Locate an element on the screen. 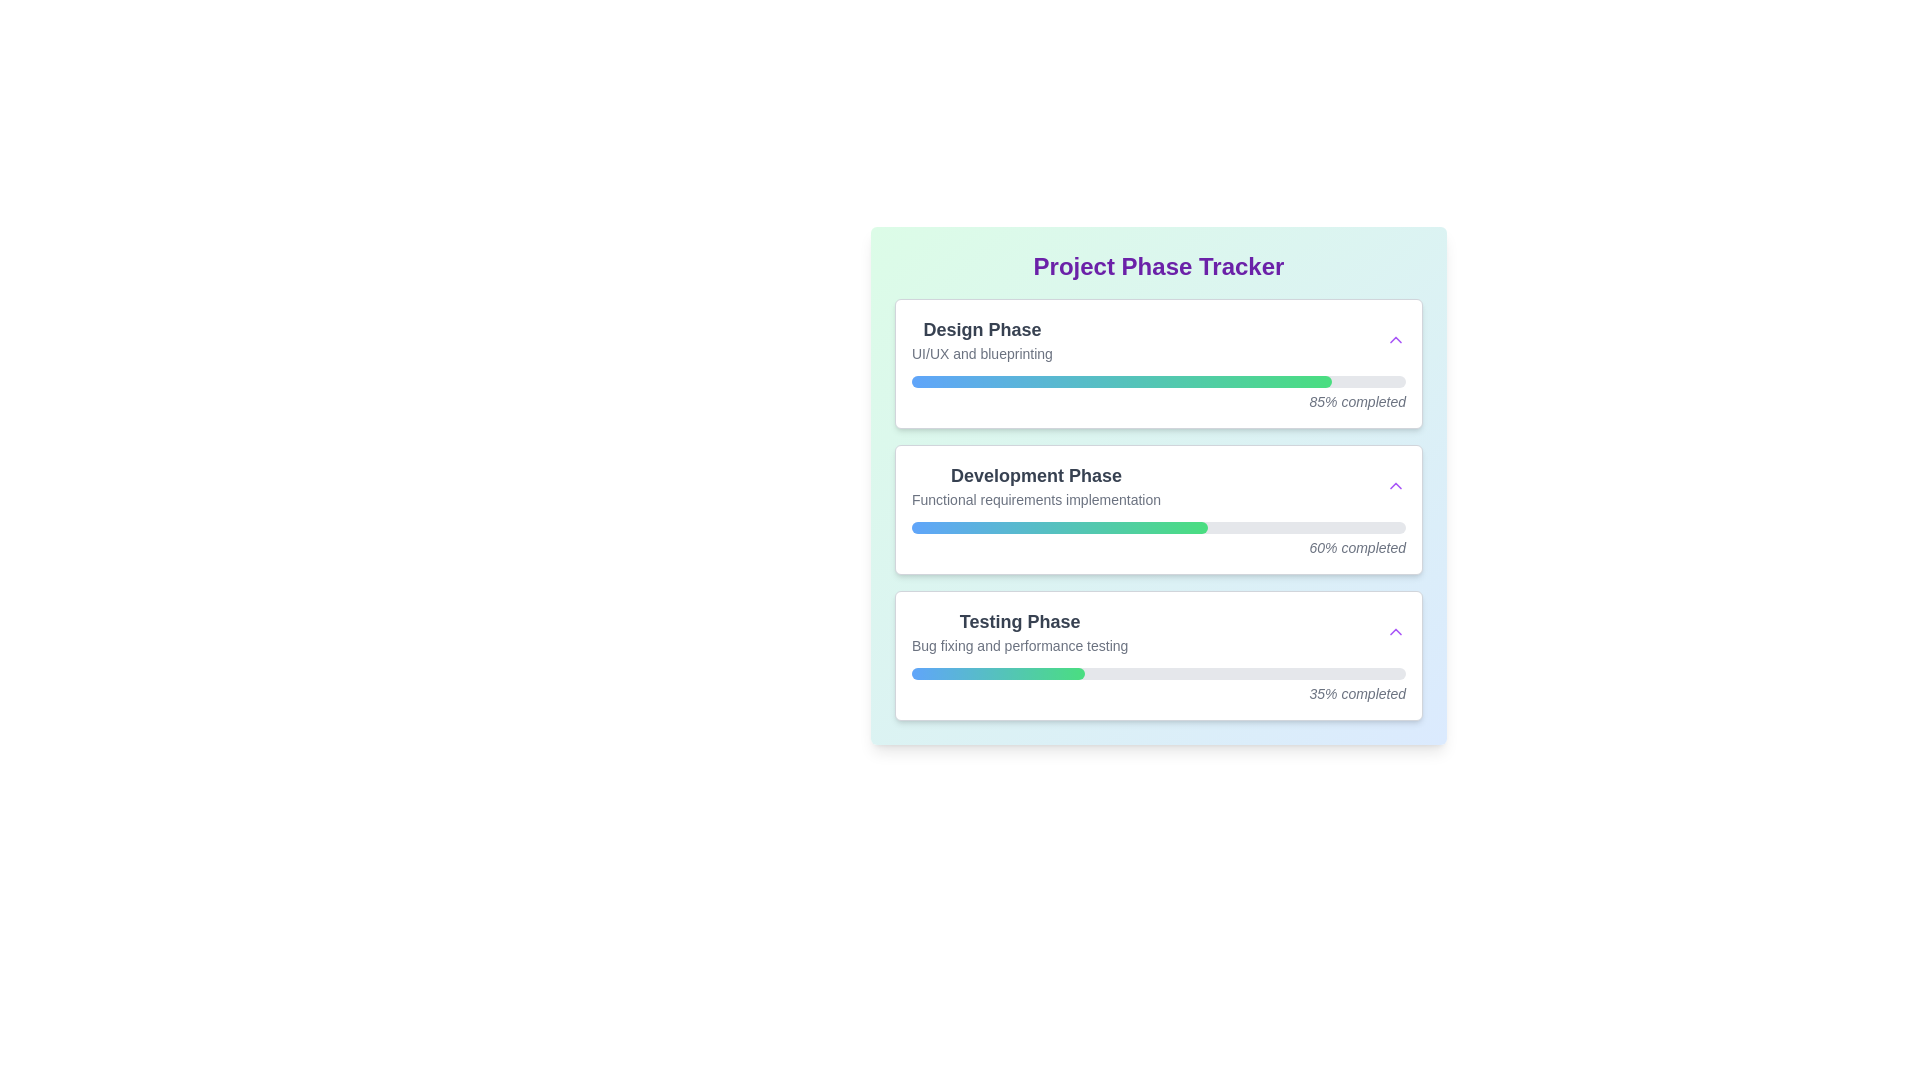 The height and width of the screenshot is (1080, 1920). the progress bar of the second project phase indicator in the 'Project Phase Tracker' is located at coordinates (1158, 508).